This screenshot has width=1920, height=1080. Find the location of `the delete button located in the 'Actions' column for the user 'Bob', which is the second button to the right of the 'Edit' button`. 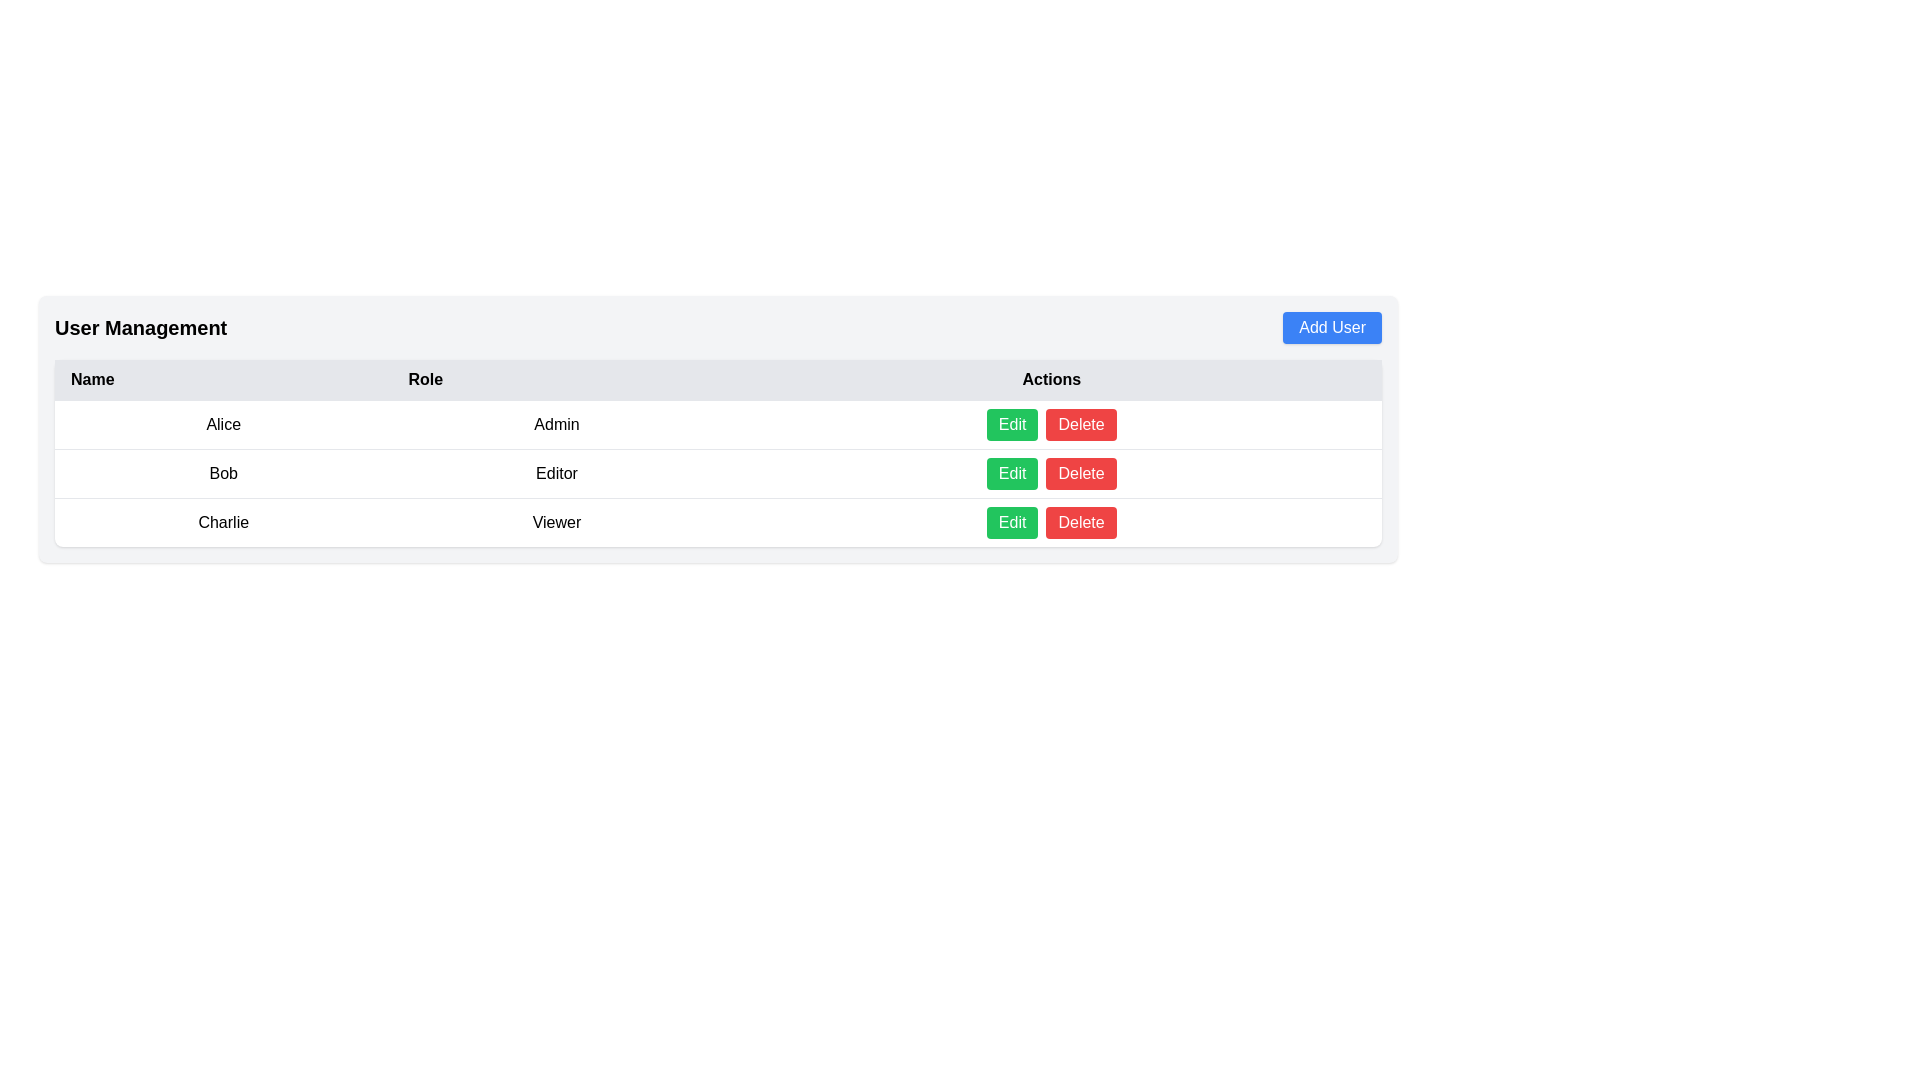

the delete button located in the 'Actions' column for the user 'Bob', which is the second button to the right of the 'Edit' button is located at coordinates (1080, 474).